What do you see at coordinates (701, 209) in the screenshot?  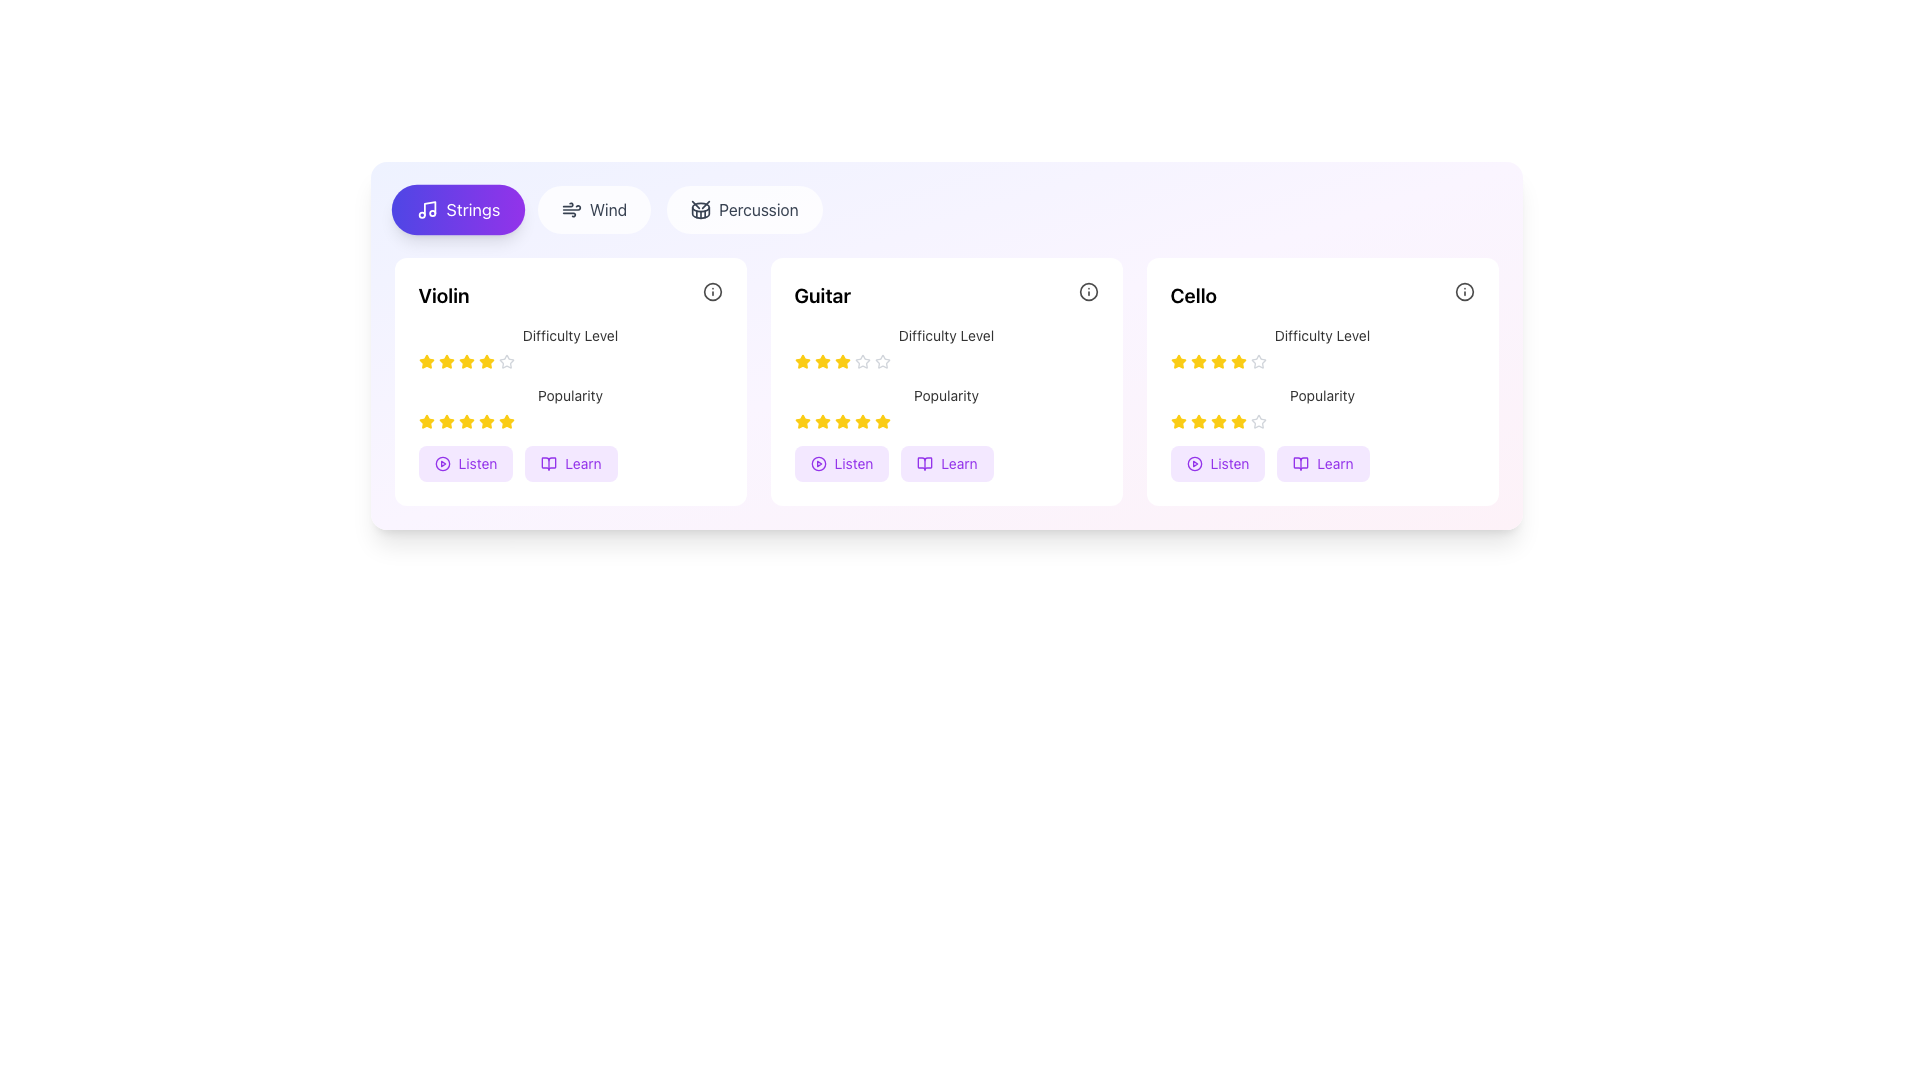 I see `the 'Percussion' category icon, which is positioned to the left of the text label 'Percussion' in the category selector list` at bounding box center [701, 209].